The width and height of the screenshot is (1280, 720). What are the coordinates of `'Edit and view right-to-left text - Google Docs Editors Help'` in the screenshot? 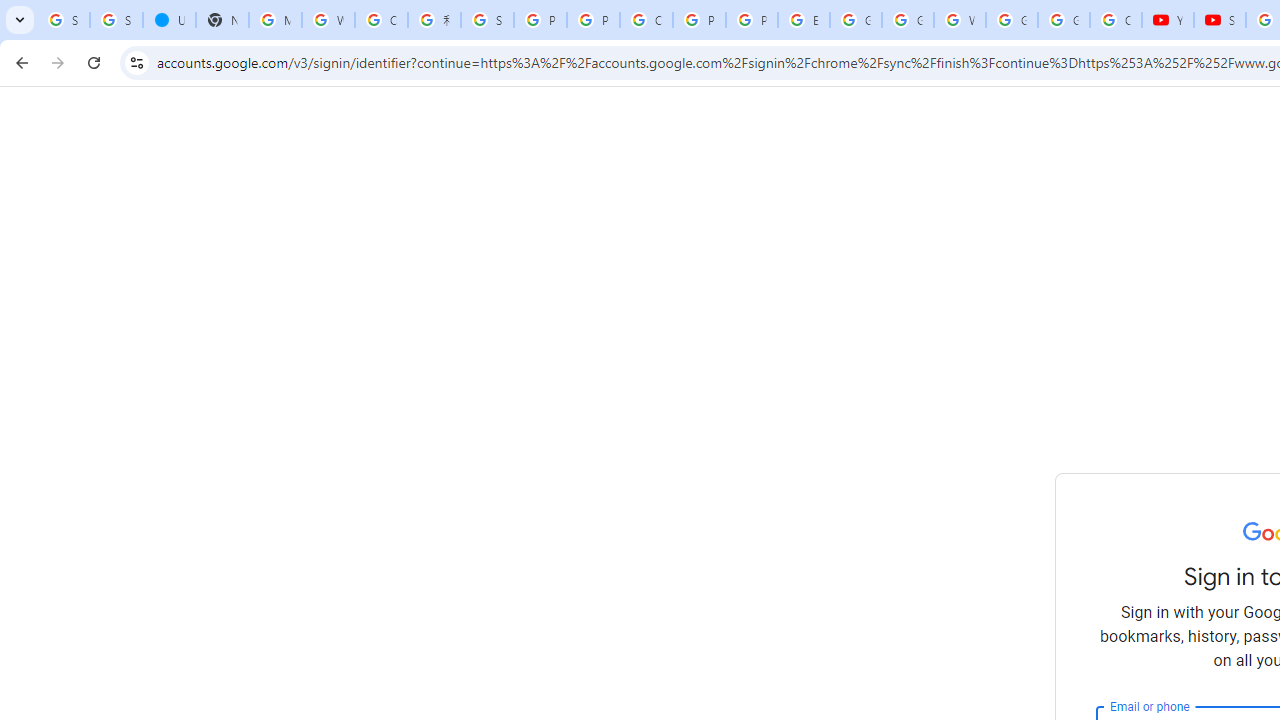 It's located at (803, 20).